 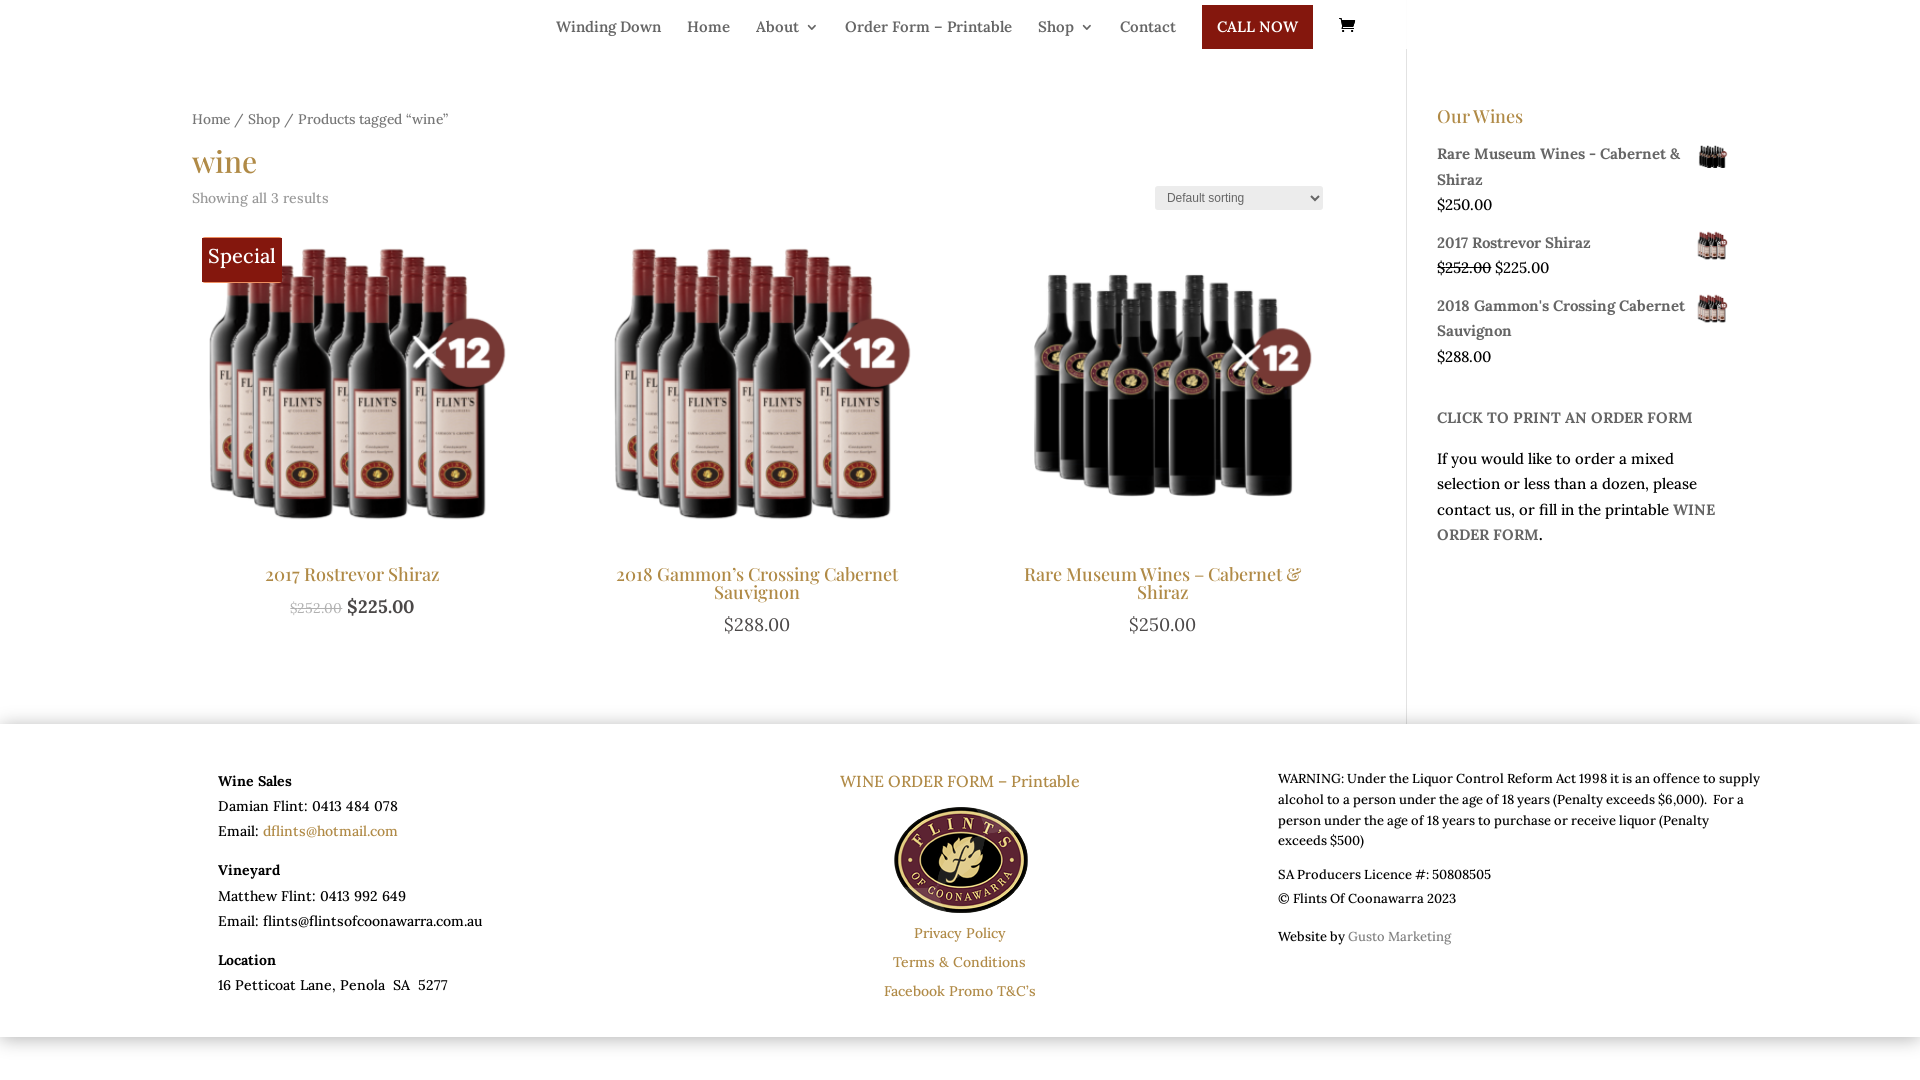 I want to click on 'Shop', so click(x=1037, y=29).